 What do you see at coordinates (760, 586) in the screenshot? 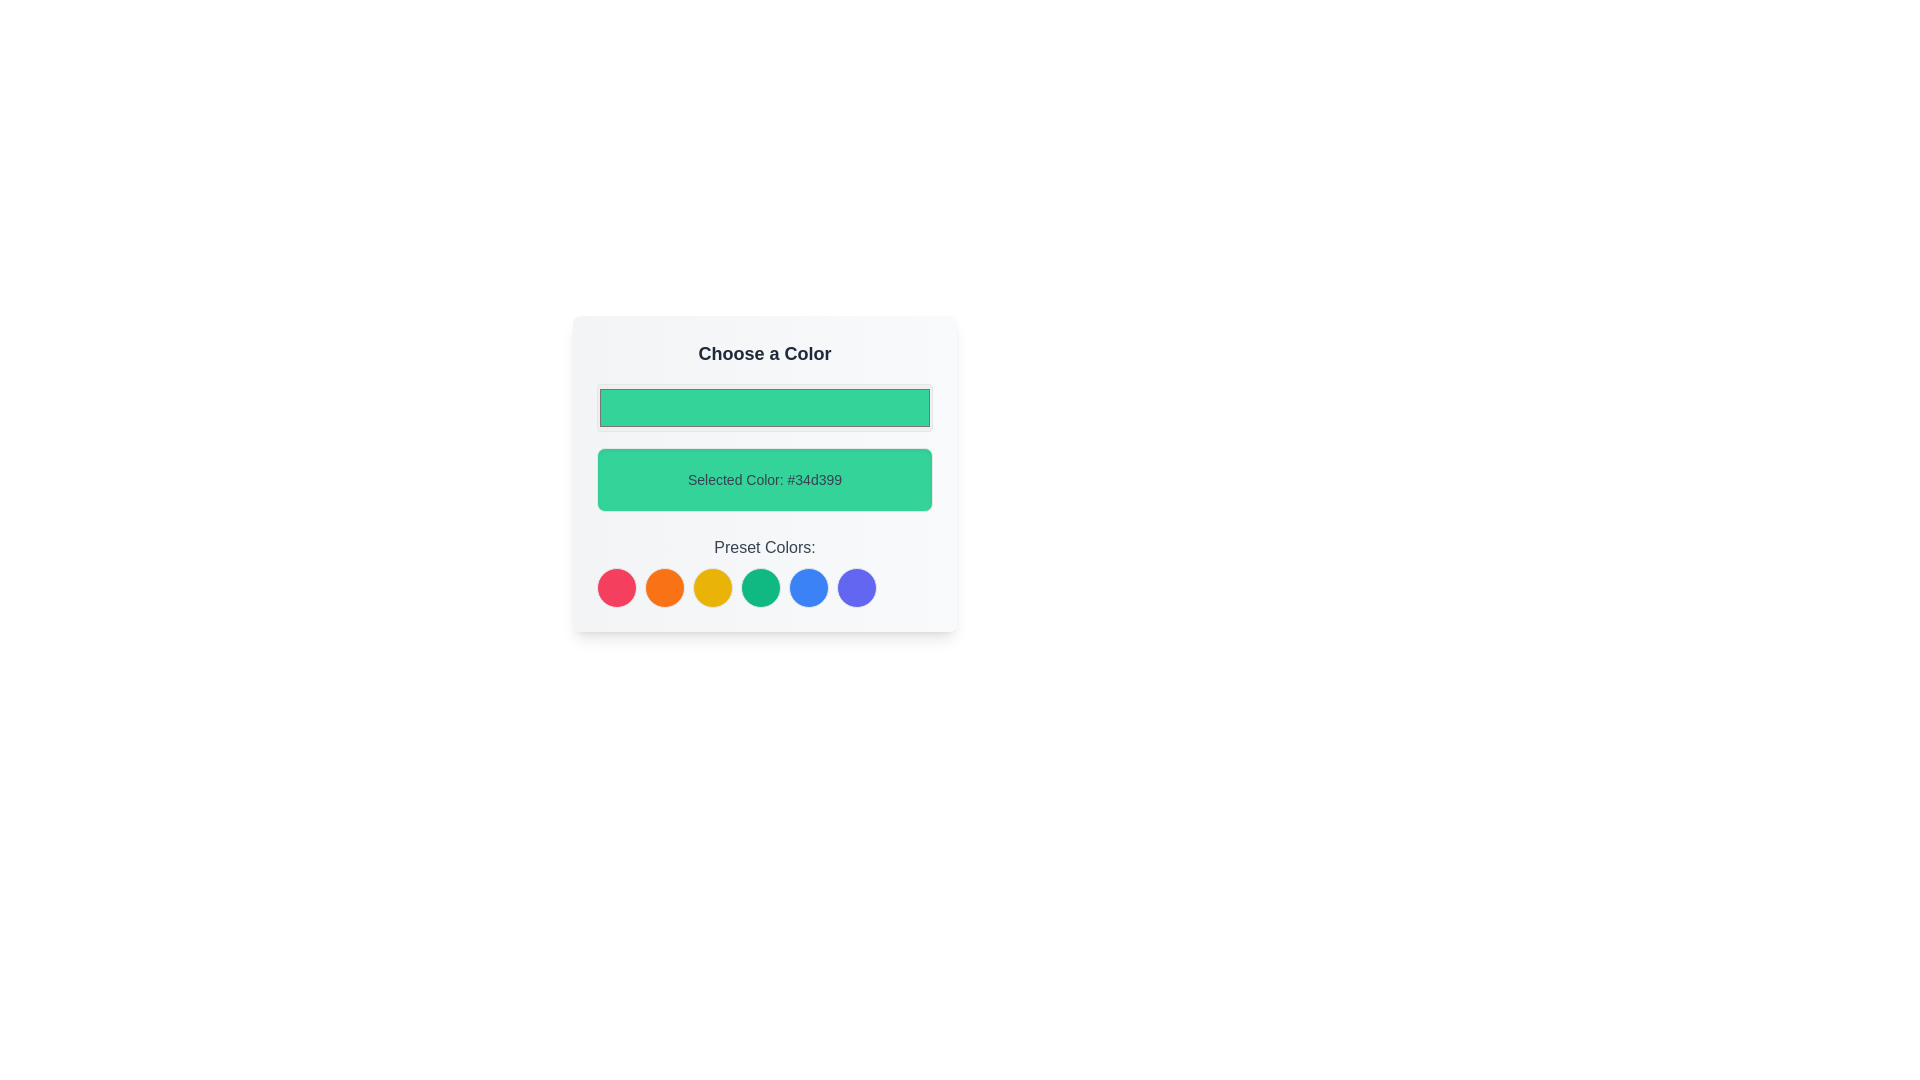
I see `the fourth circular button from the left in the horizontal arrangement` at bounding box center [760, 586].